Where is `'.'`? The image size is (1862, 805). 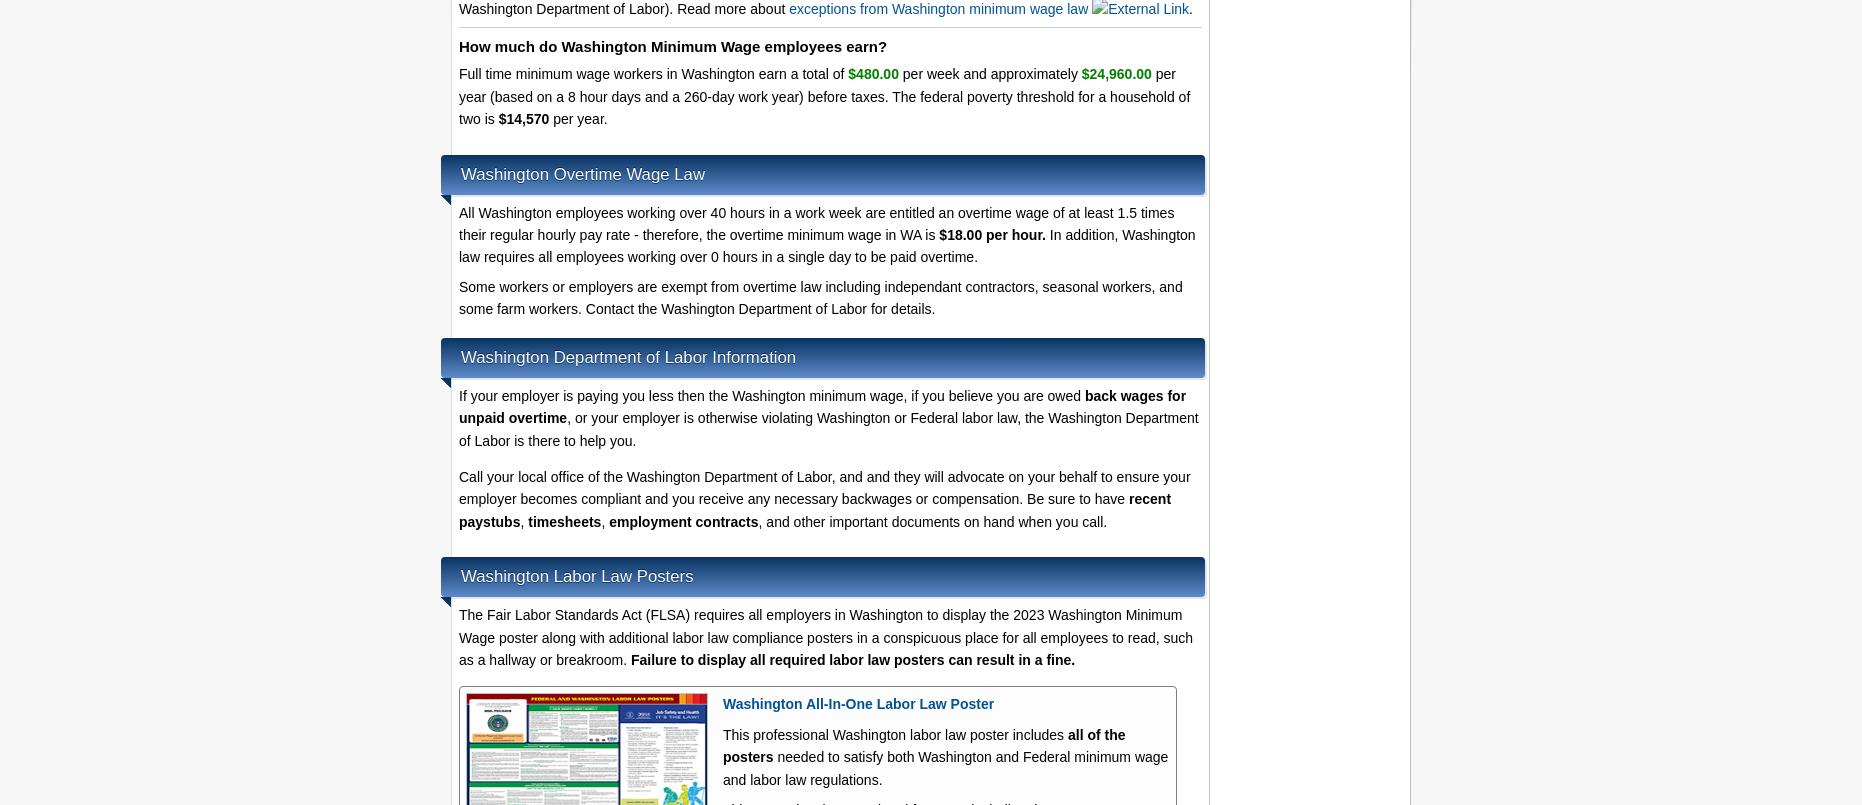
'.' is located at coordinates (1190, 7).